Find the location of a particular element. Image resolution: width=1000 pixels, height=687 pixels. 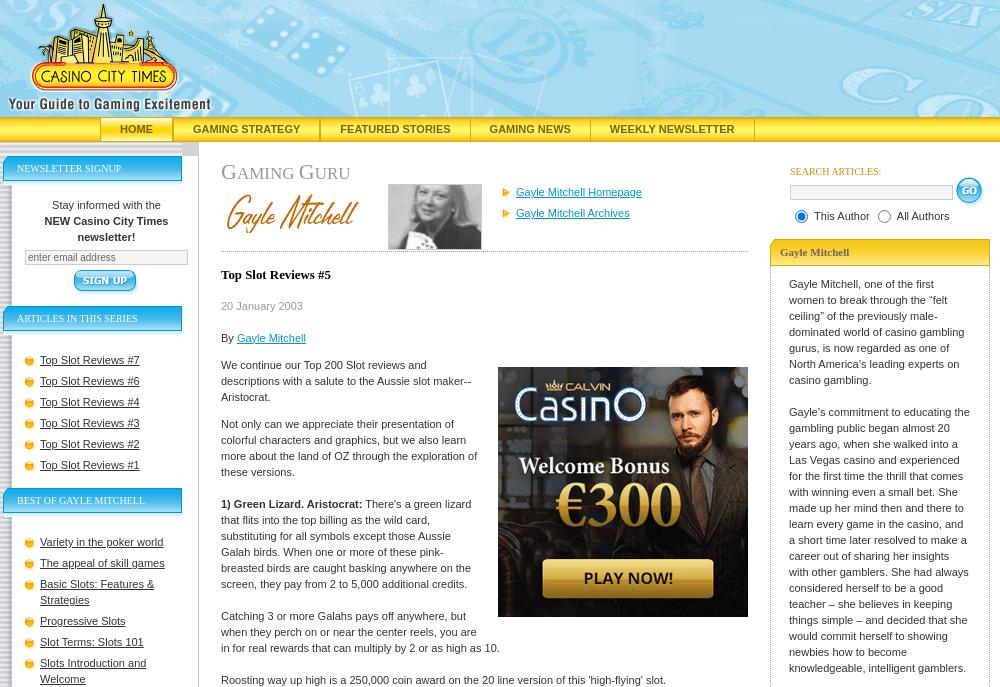

'Newsletter Signup' is located at coordinates (17, 168).